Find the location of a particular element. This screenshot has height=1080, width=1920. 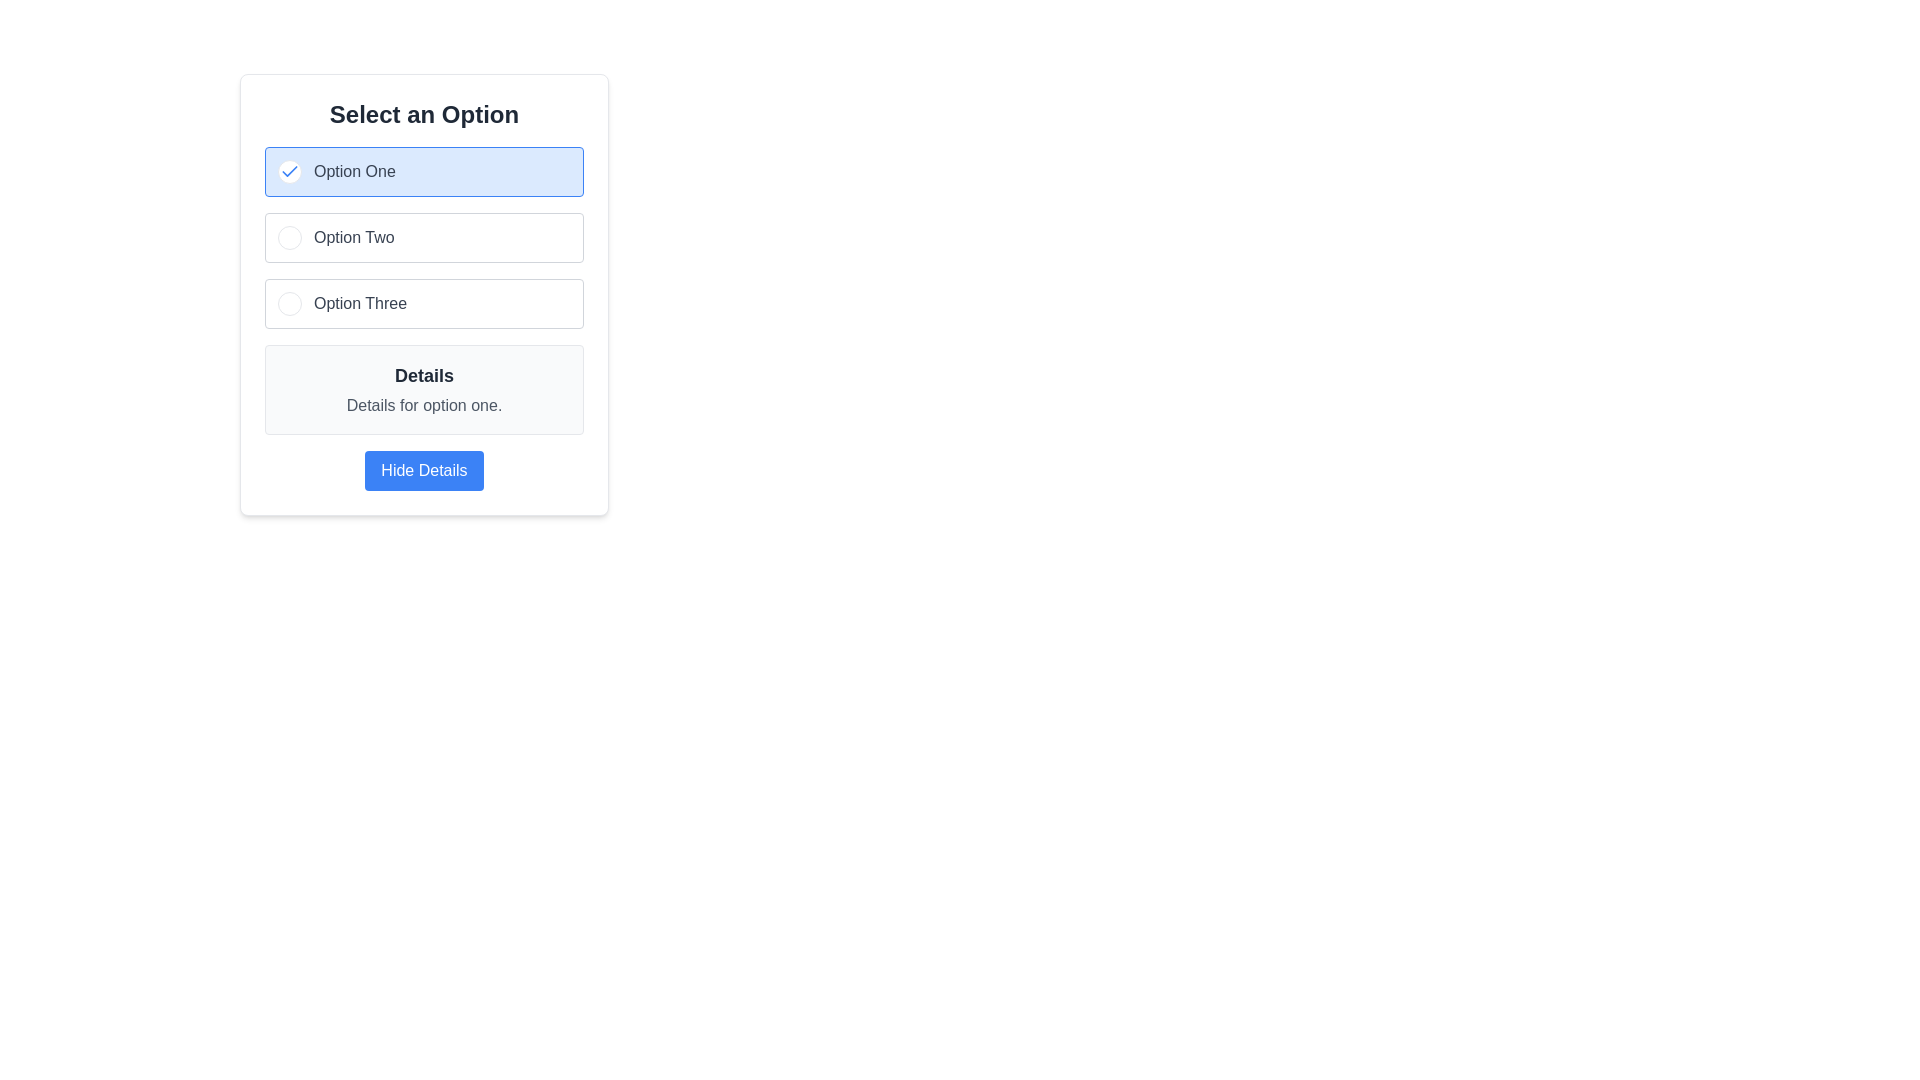

the text header displaying 'Select an Option', which is bold and large, centered at the top of a white background panel is located at coordinates (423, 115).